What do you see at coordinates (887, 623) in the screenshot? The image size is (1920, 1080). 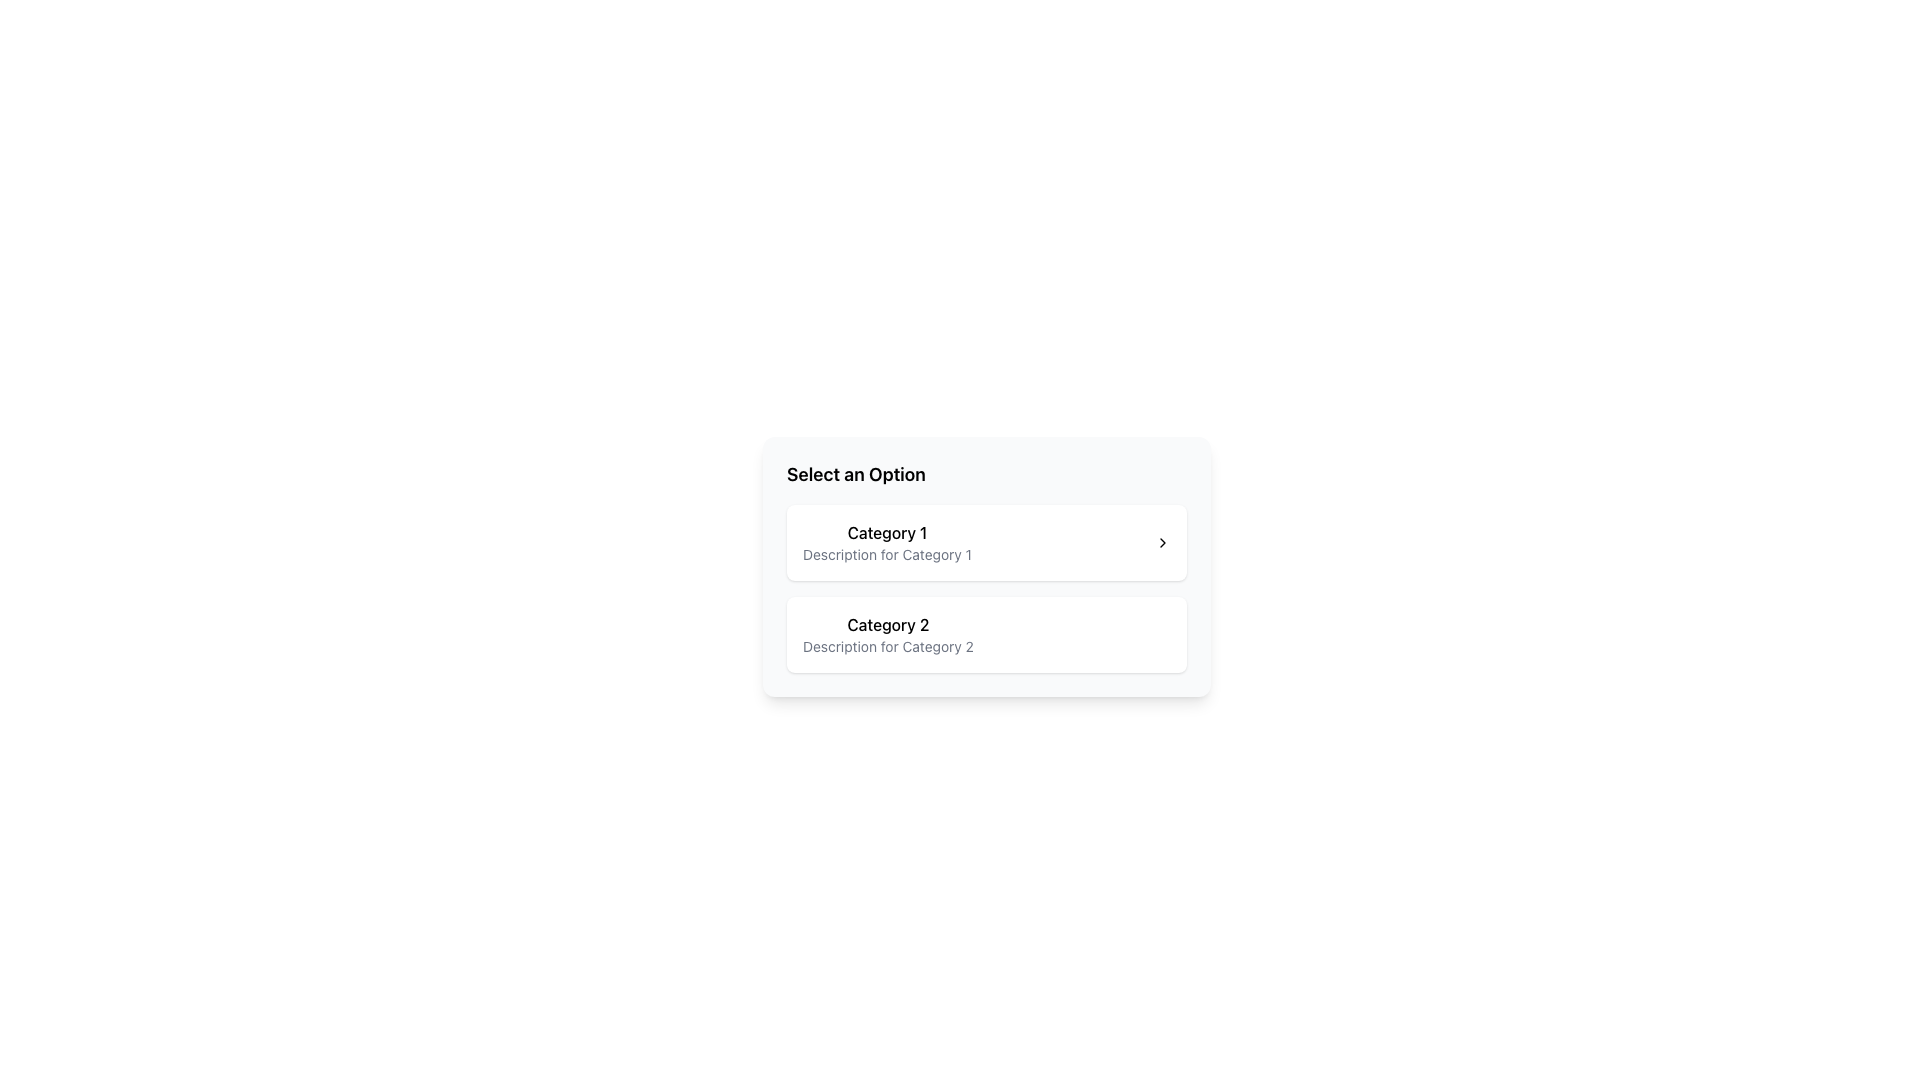 I see `text label 'Category 2' which is styled with a medium font weight and is located at the upper left of the second option card in a list of selectable options` at bounding box center [887, 623].